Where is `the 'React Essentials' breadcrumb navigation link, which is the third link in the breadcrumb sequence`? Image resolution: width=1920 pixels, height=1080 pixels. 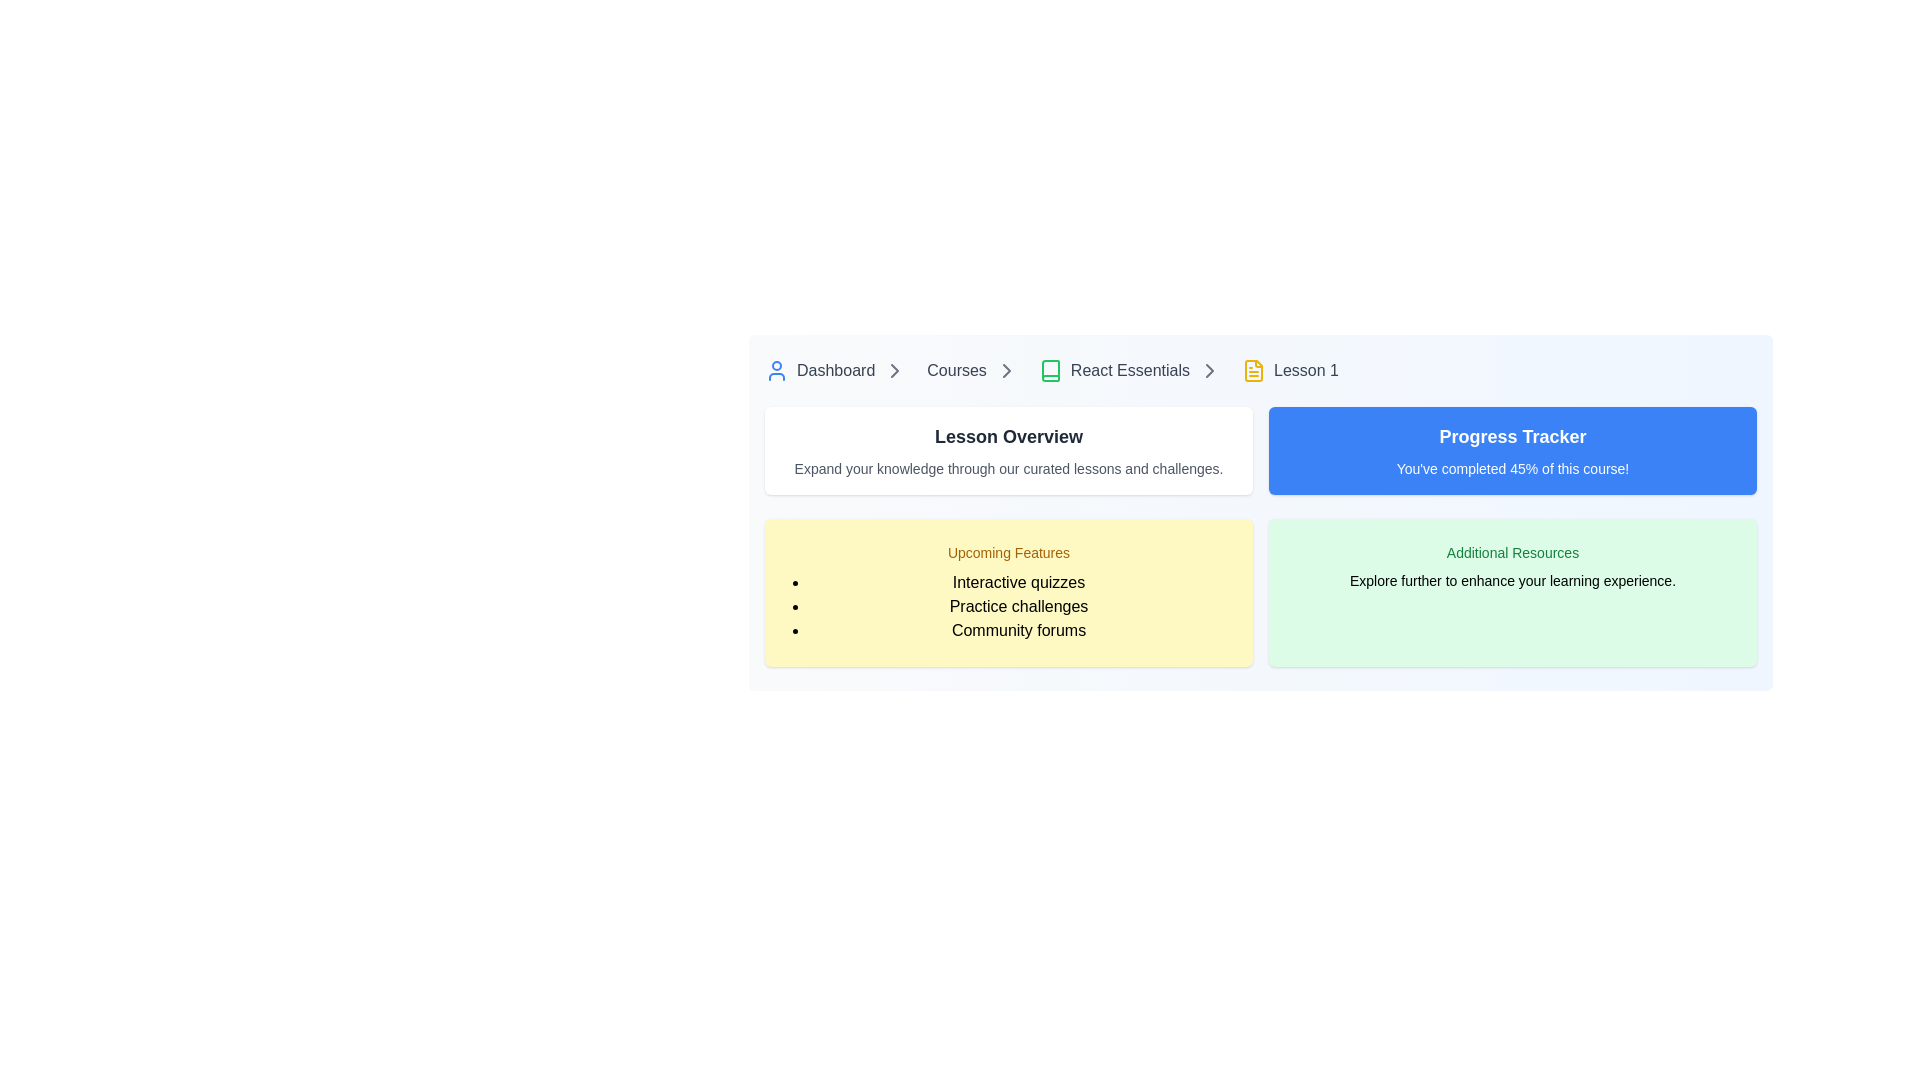
the 'React Essentials' breadcrumb navigation link, which is the third link in the breadcrumb sequence is located at coordinates (1134, 370).